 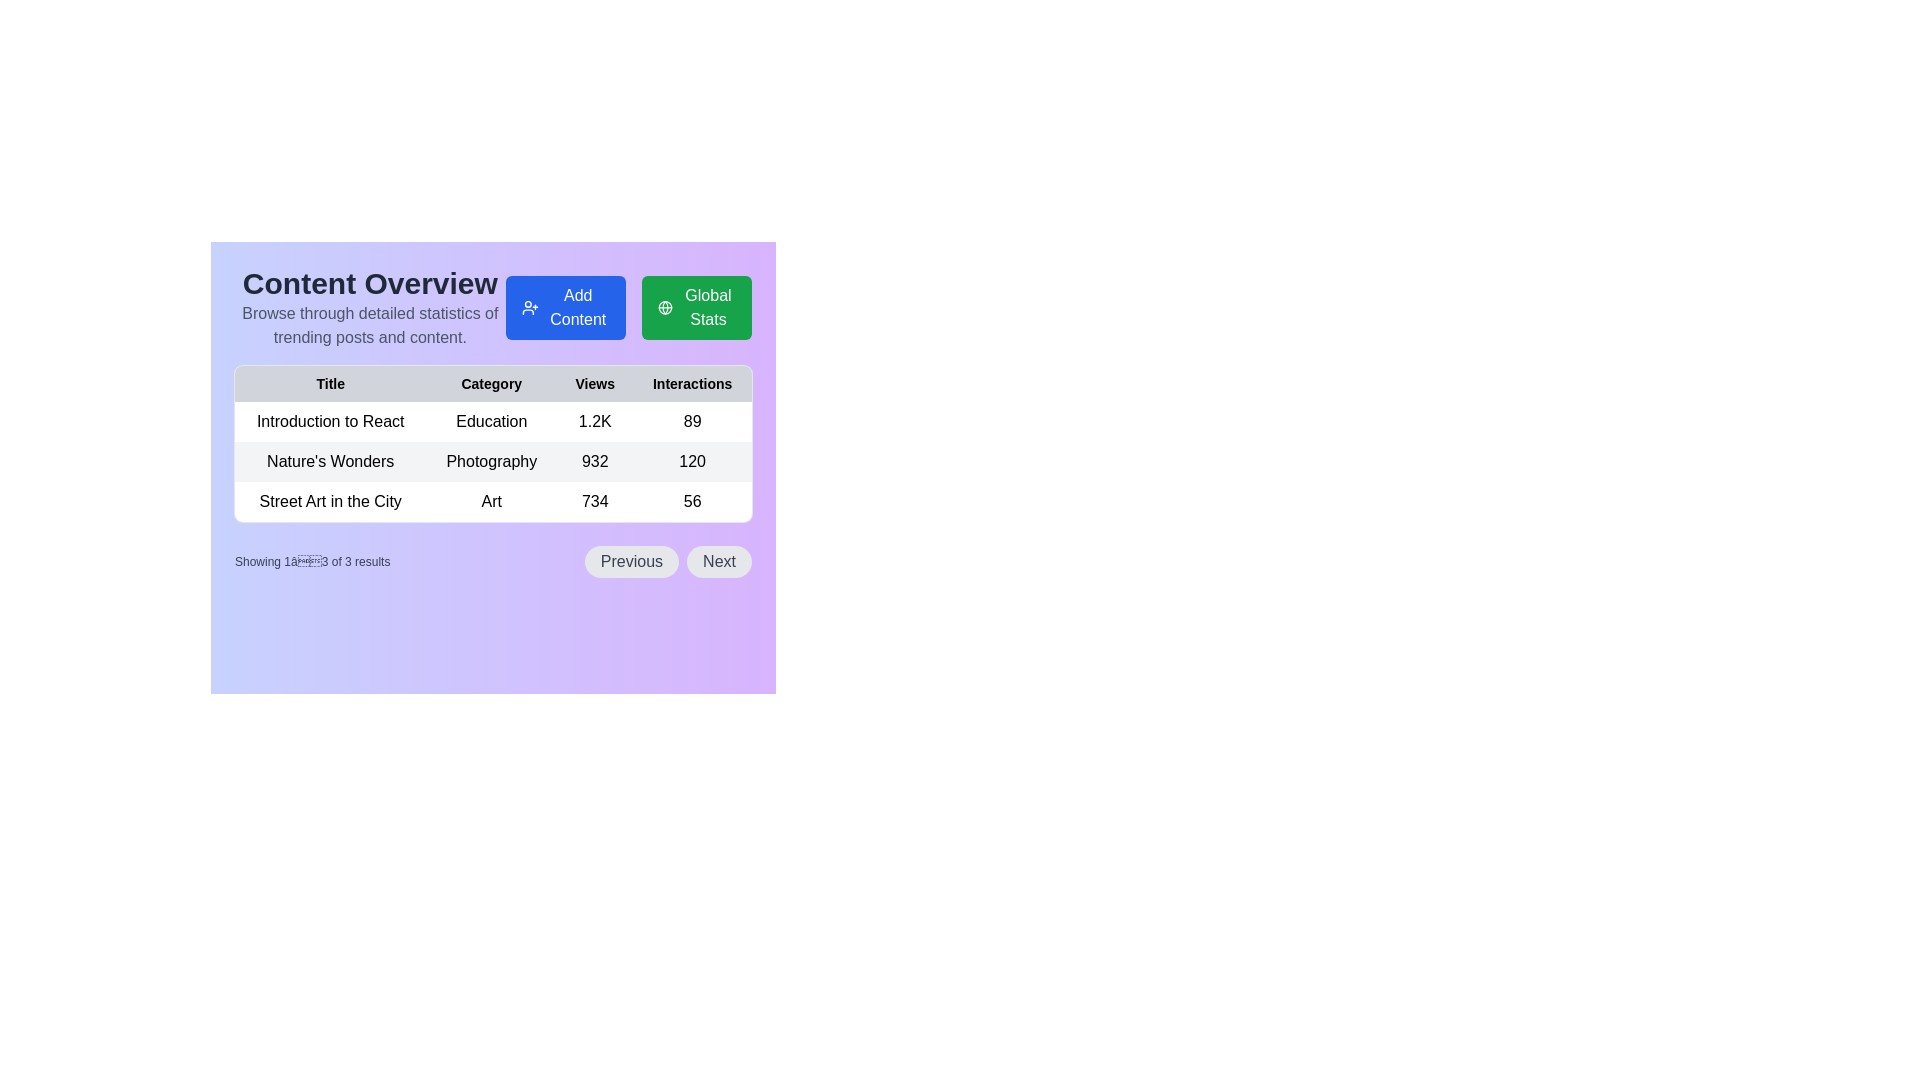 What do you see at coordinates (594, 420) in the screenshot?
I see `the static text displaying the view count for the 'Introduction to React' item, located in the 'Views' column of the table` at bounding box center [594, 420].